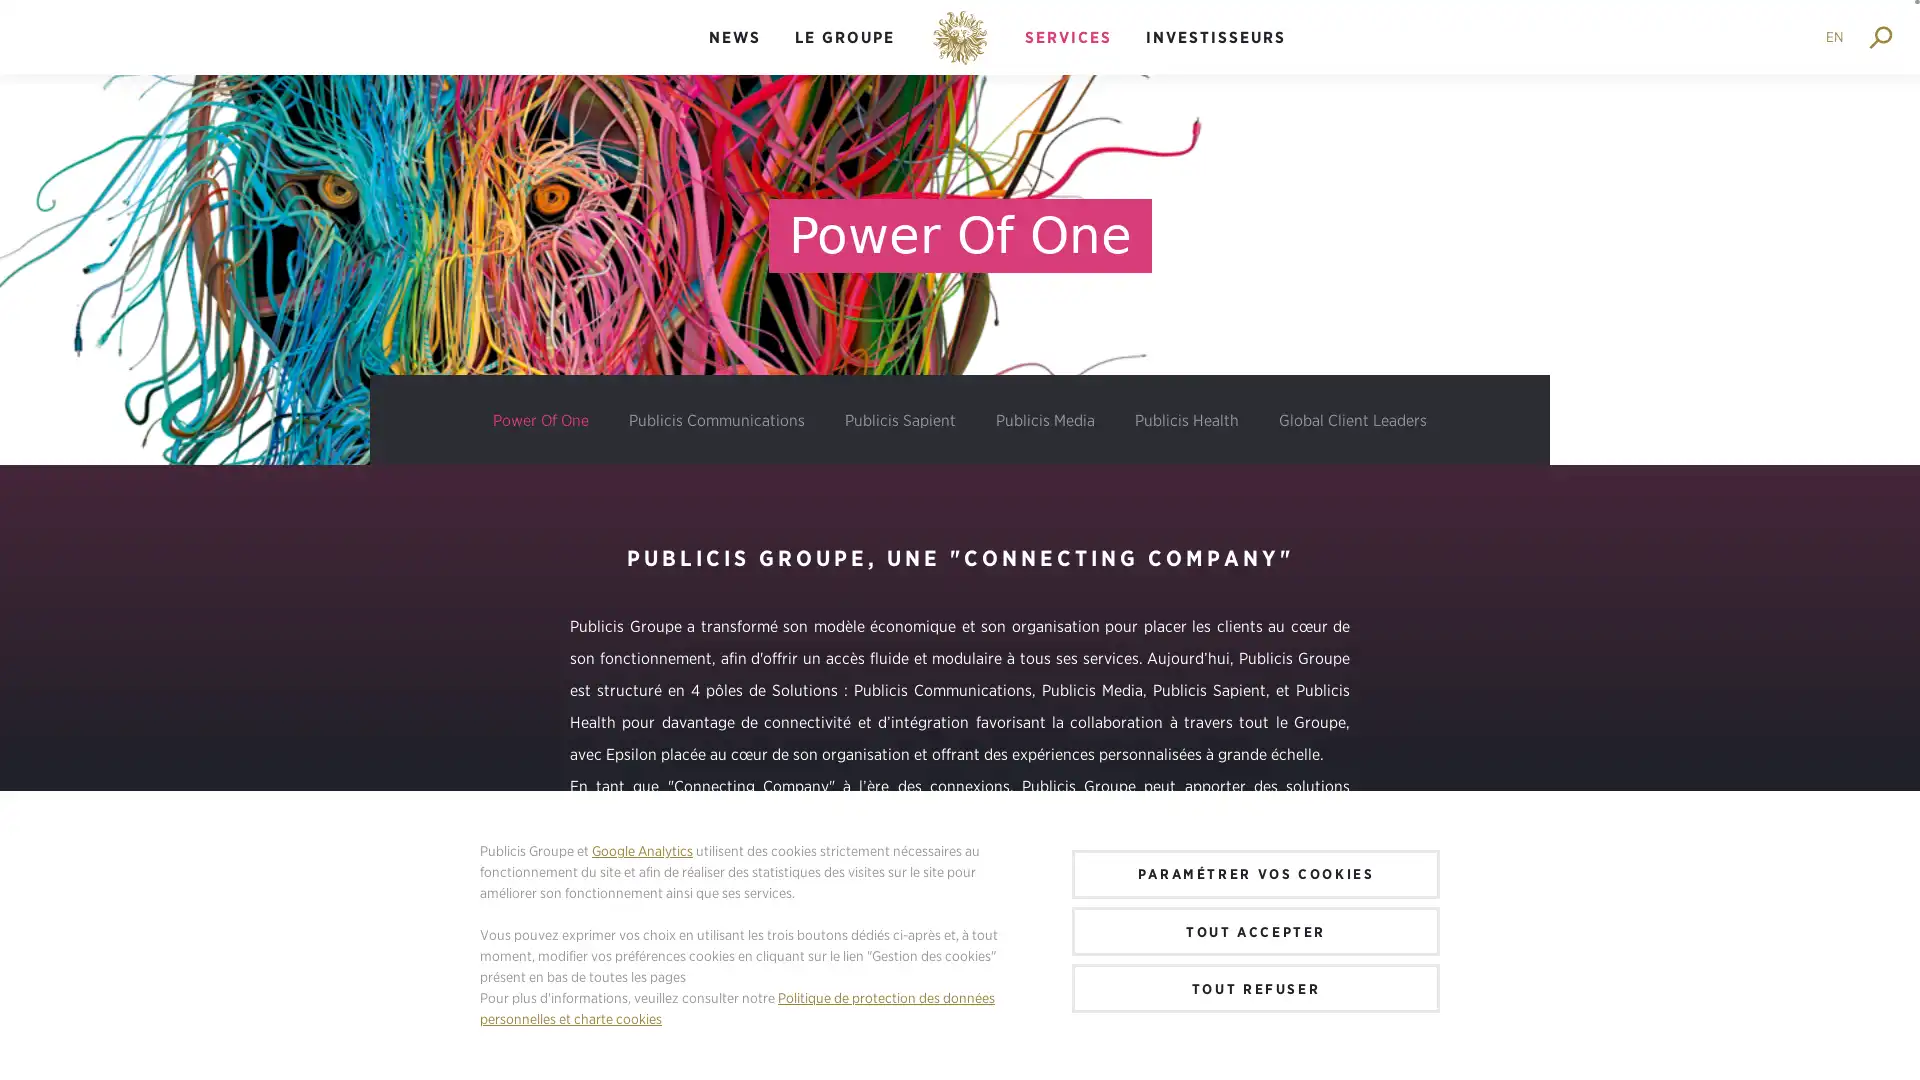  What do you see at coordinates (1255, 872) in the screenshot?
I see `PARAMETRER VOS COOKIES PARAMETRER VOS COOKIES` at bounding box center [1255, 872].